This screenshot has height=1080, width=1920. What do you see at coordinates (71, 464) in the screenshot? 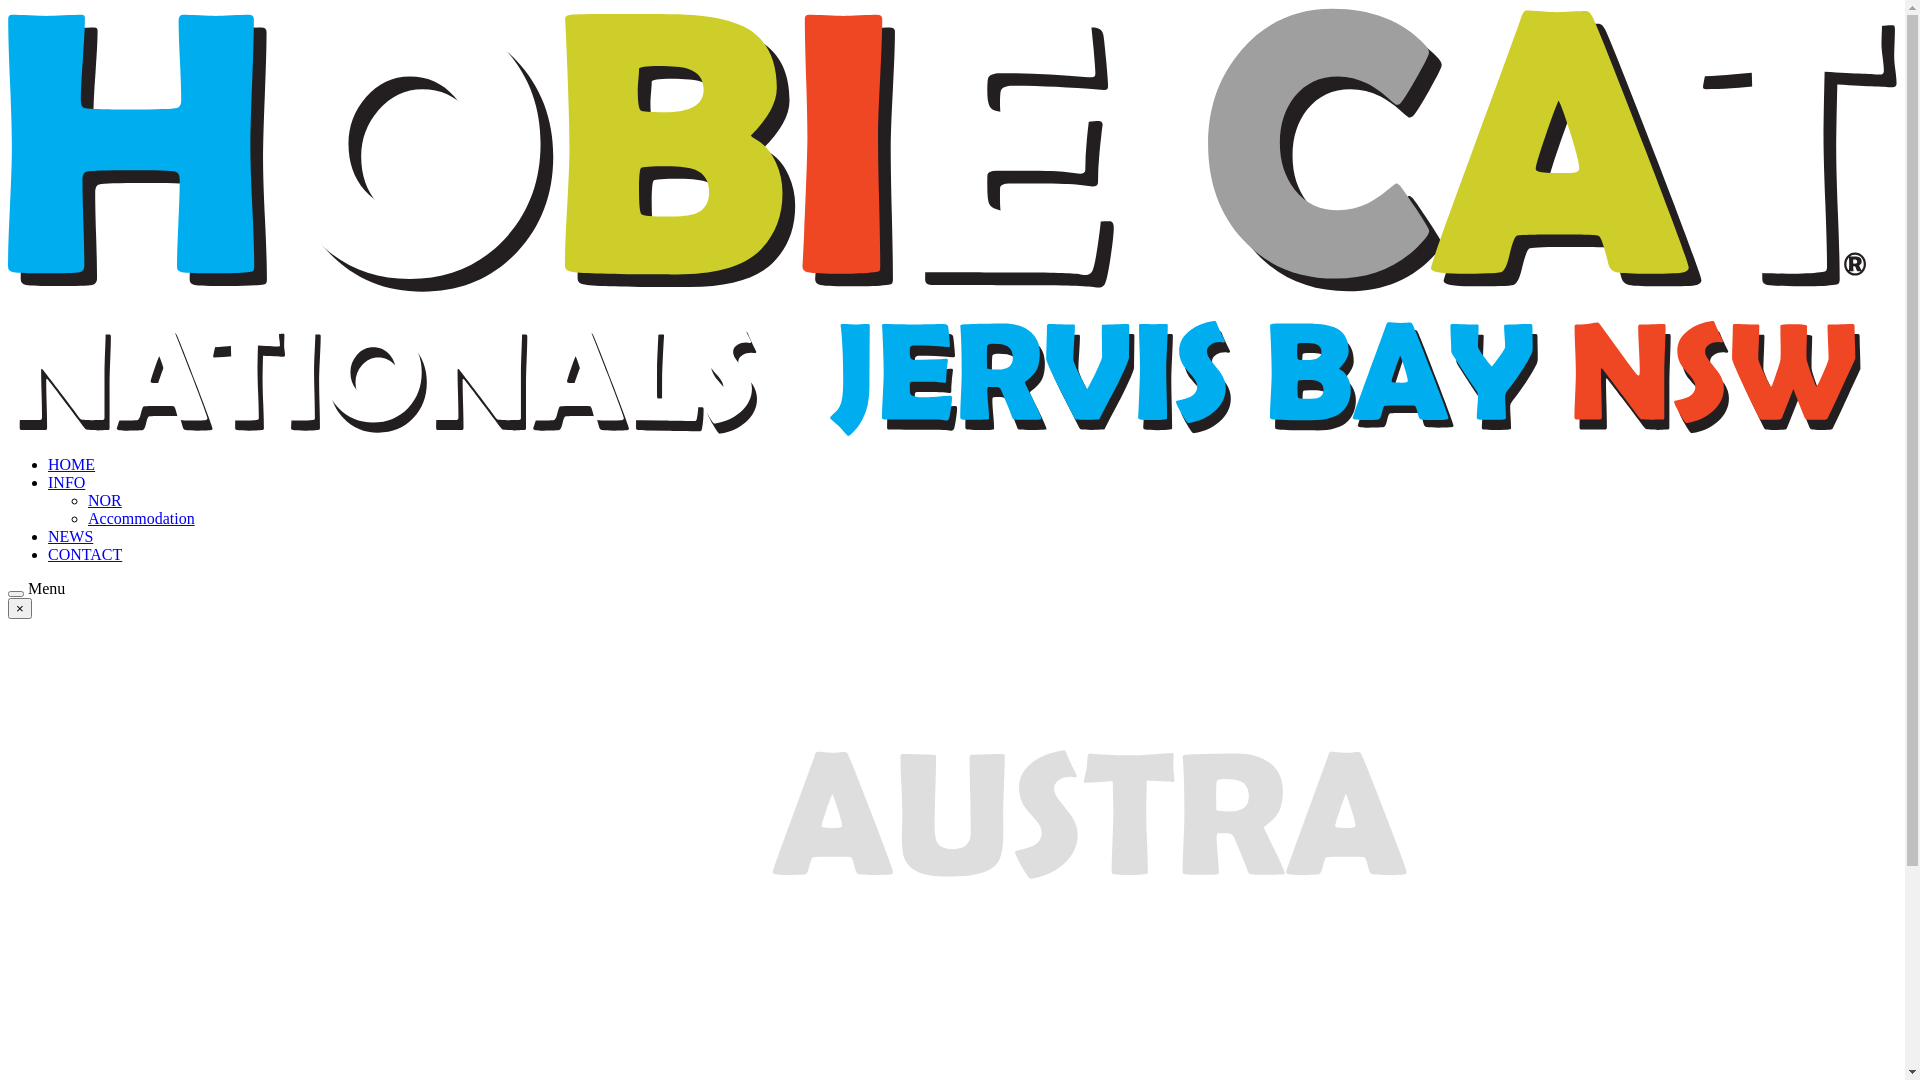
I see `'HOME'` at bounding box center [71, 464].